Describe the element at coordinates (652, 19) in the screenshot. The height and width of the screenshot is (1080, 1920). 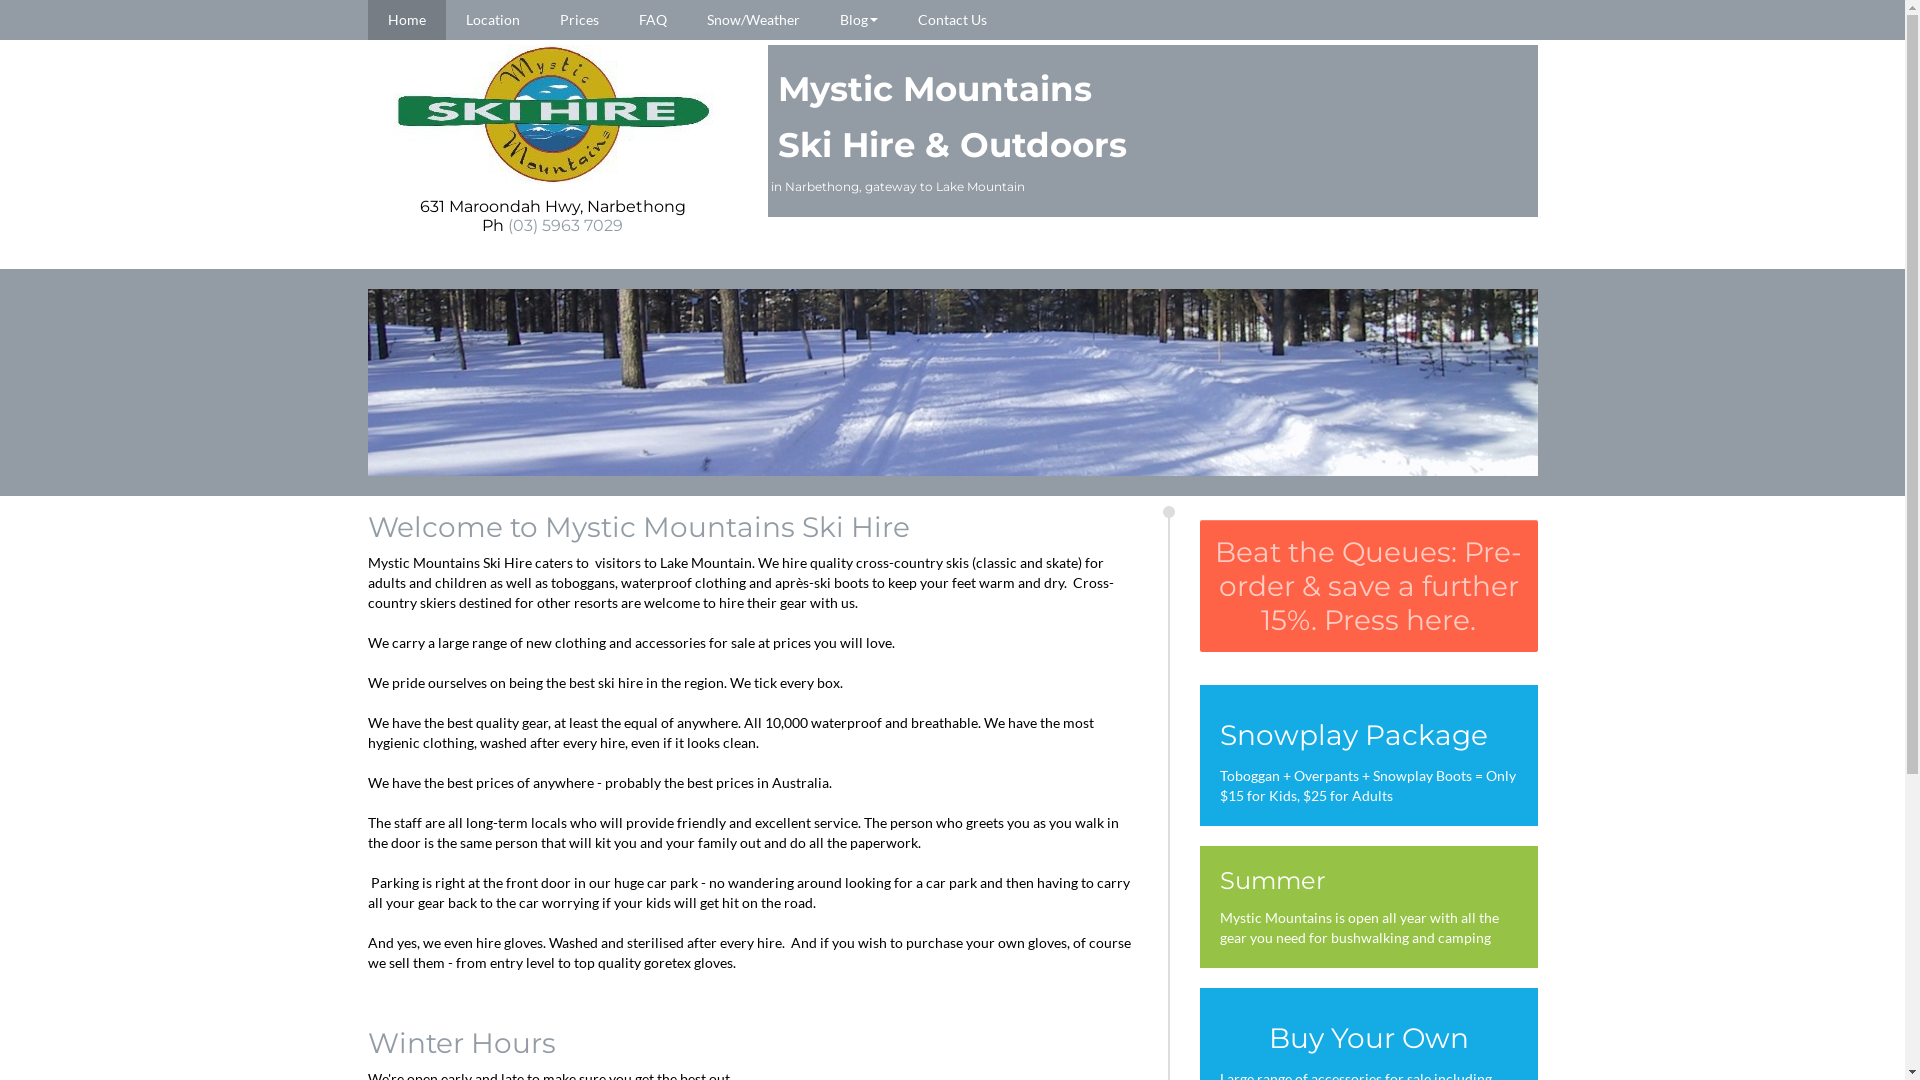
I see `'FAQ'` at that location.